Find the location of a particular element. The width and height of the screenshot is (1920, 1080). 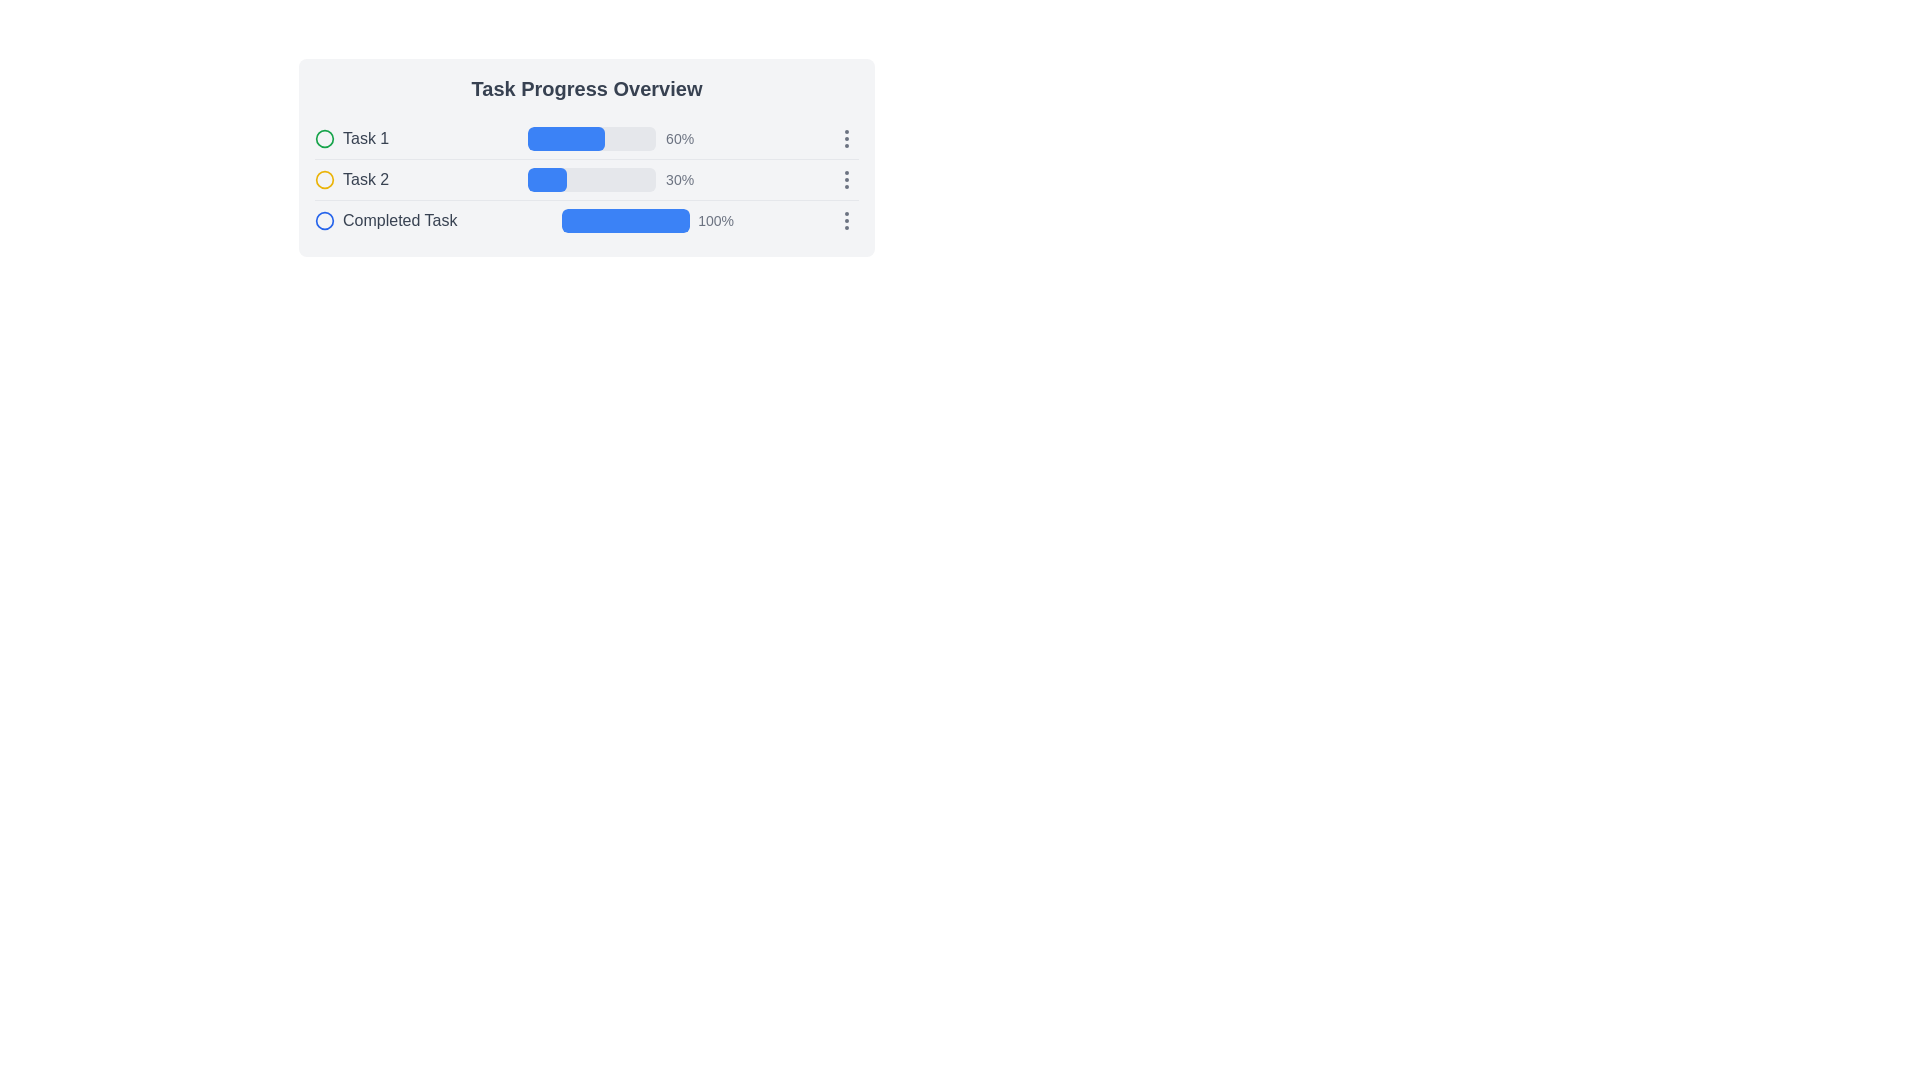

the second list item with a circular icon outlined in yellow and the text 'Task 2', located under the heading 'Task Progress Overview' is located at coordinates (352, 180).